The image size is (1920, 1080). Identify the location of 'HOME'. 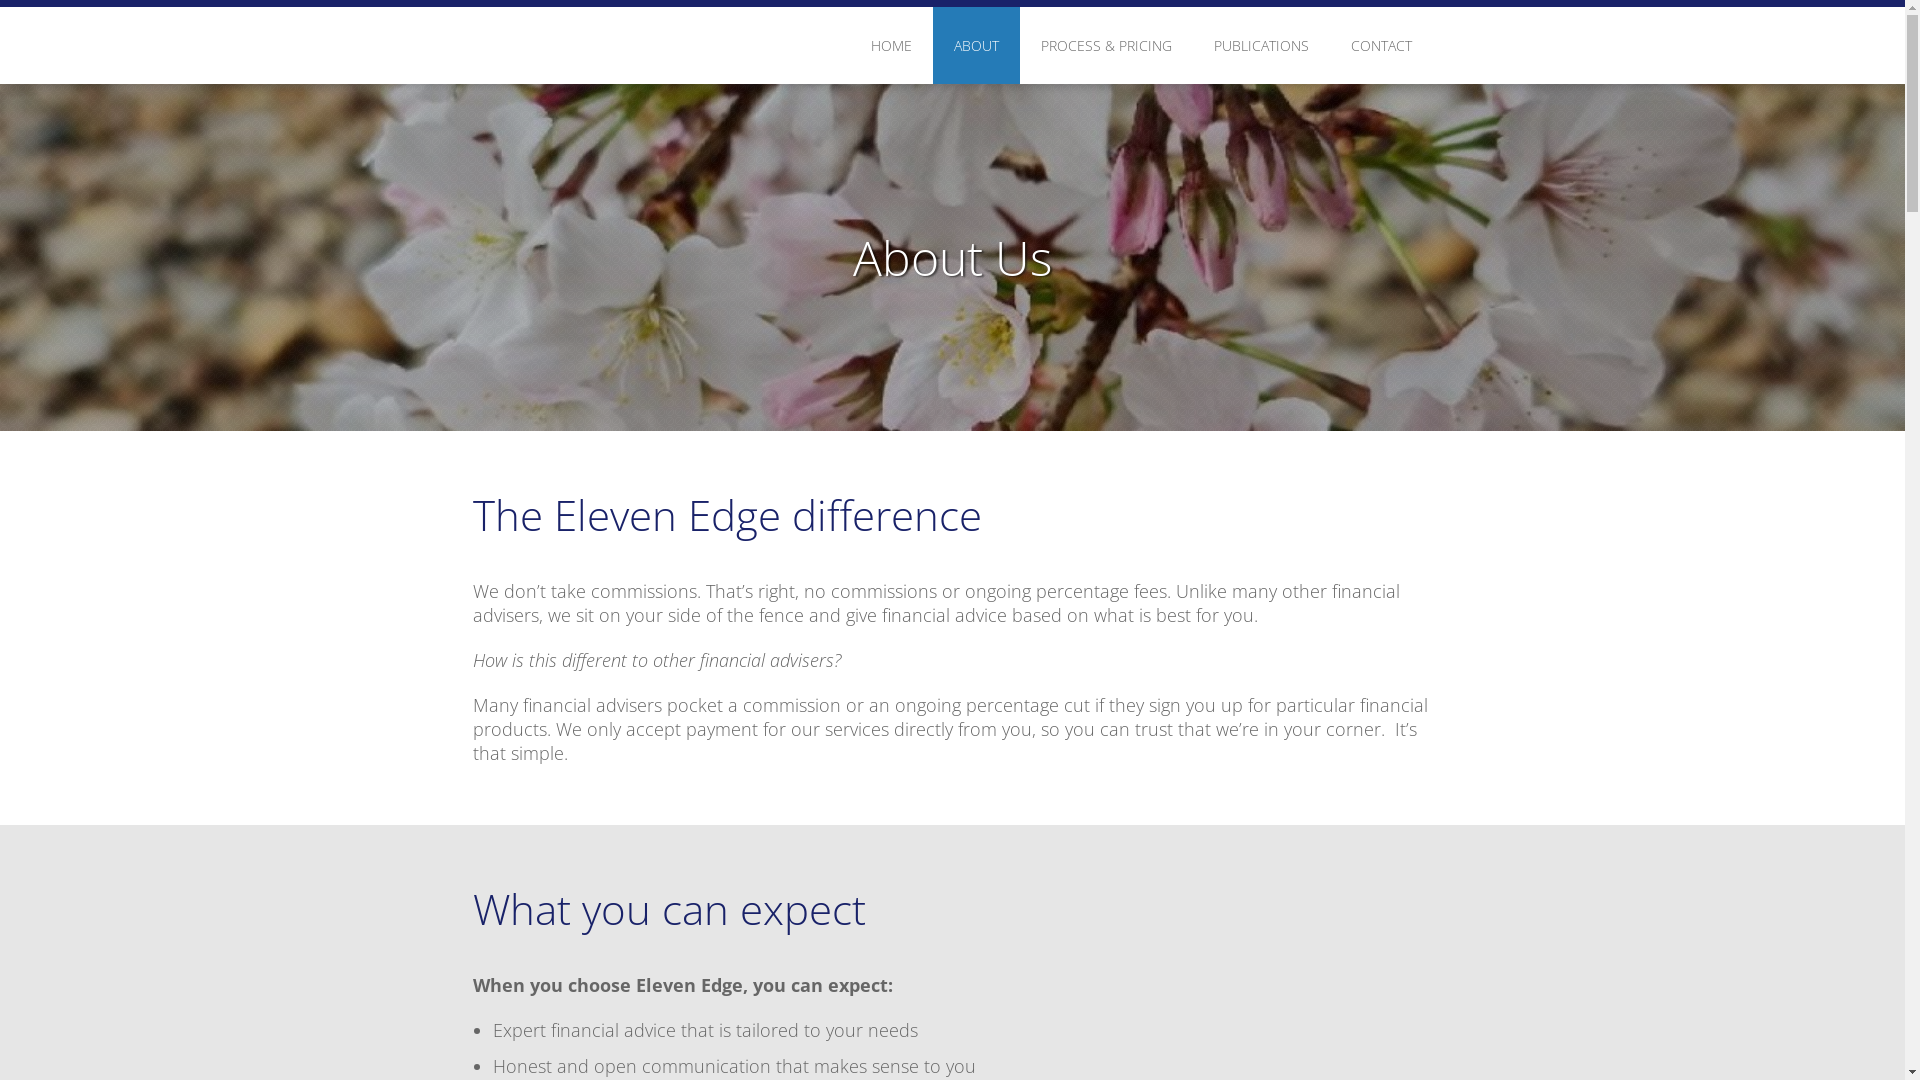
(890, 45).